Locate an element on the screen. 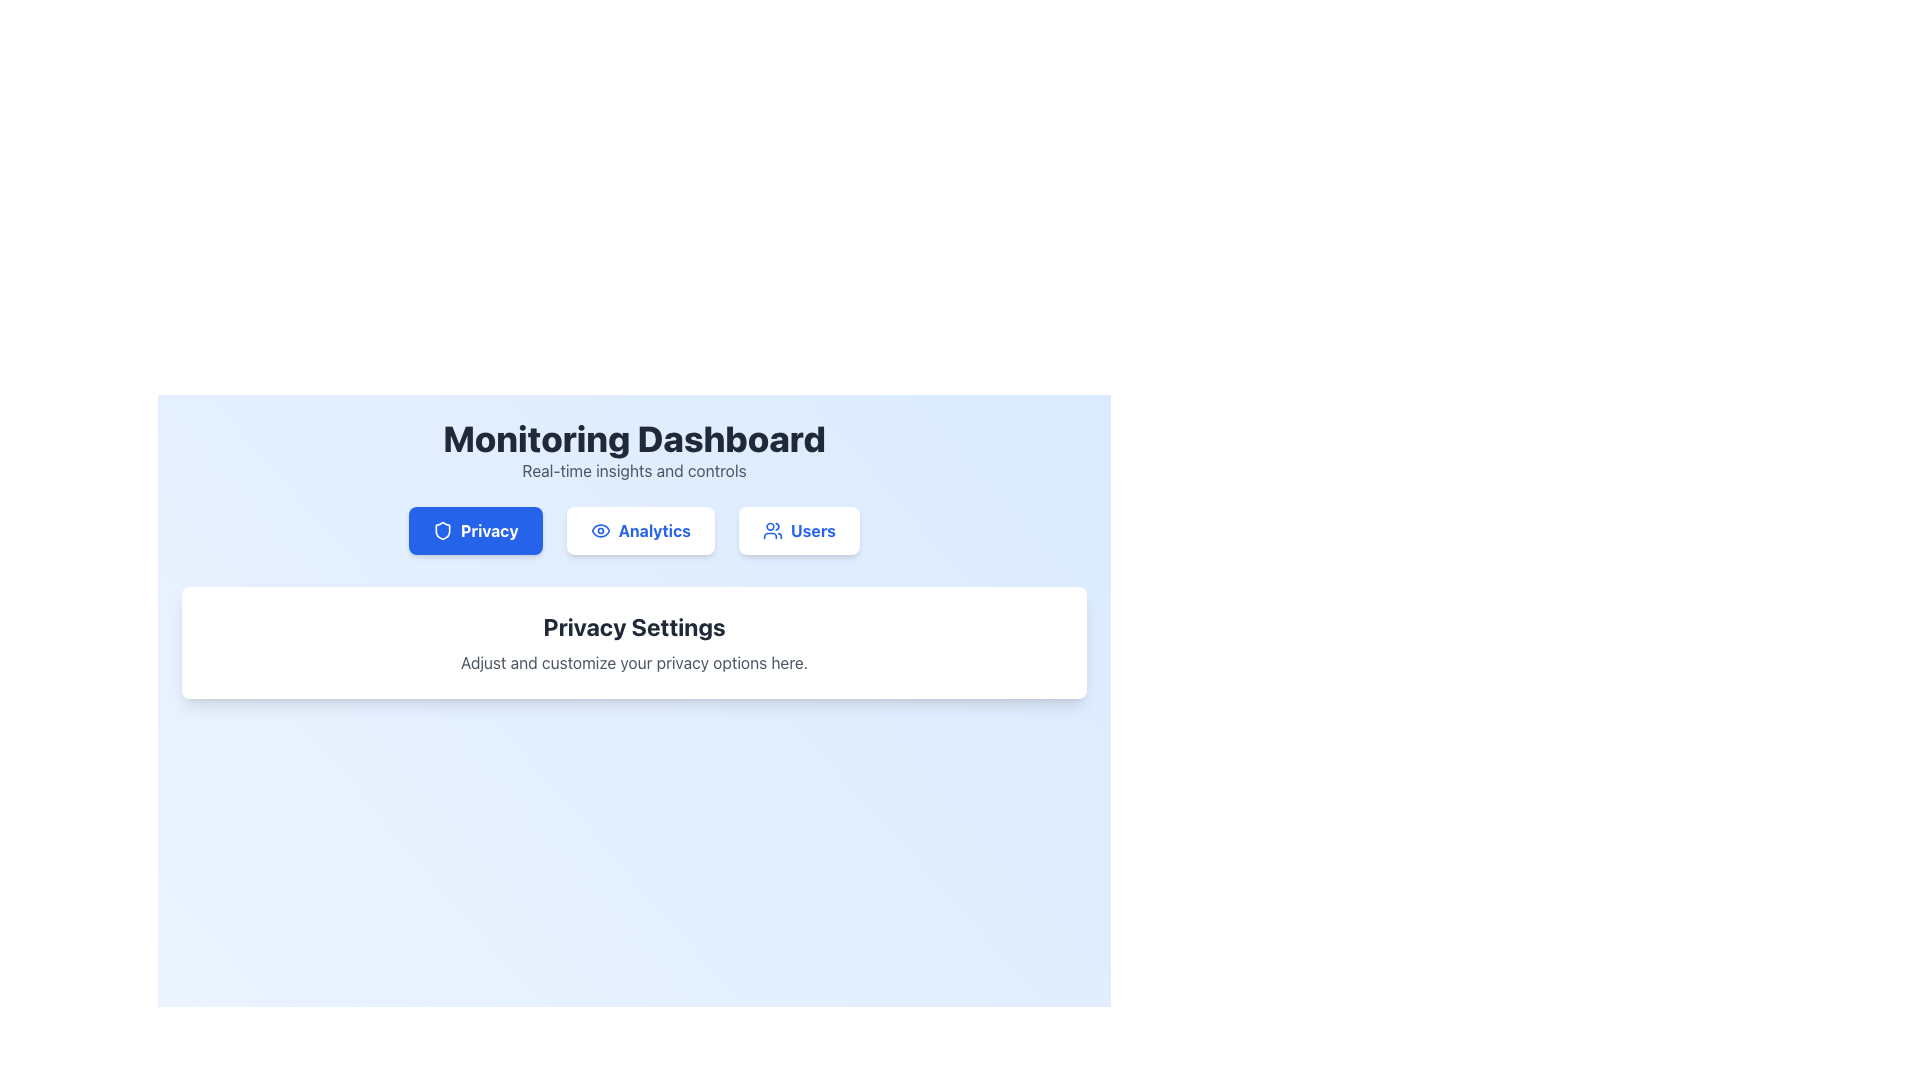 This screenshot has height=1080, width=1920. the guidance text element displayed in gray font, located directly beneath the 'Privacy Settings' title is located at coordinates (633, 663).